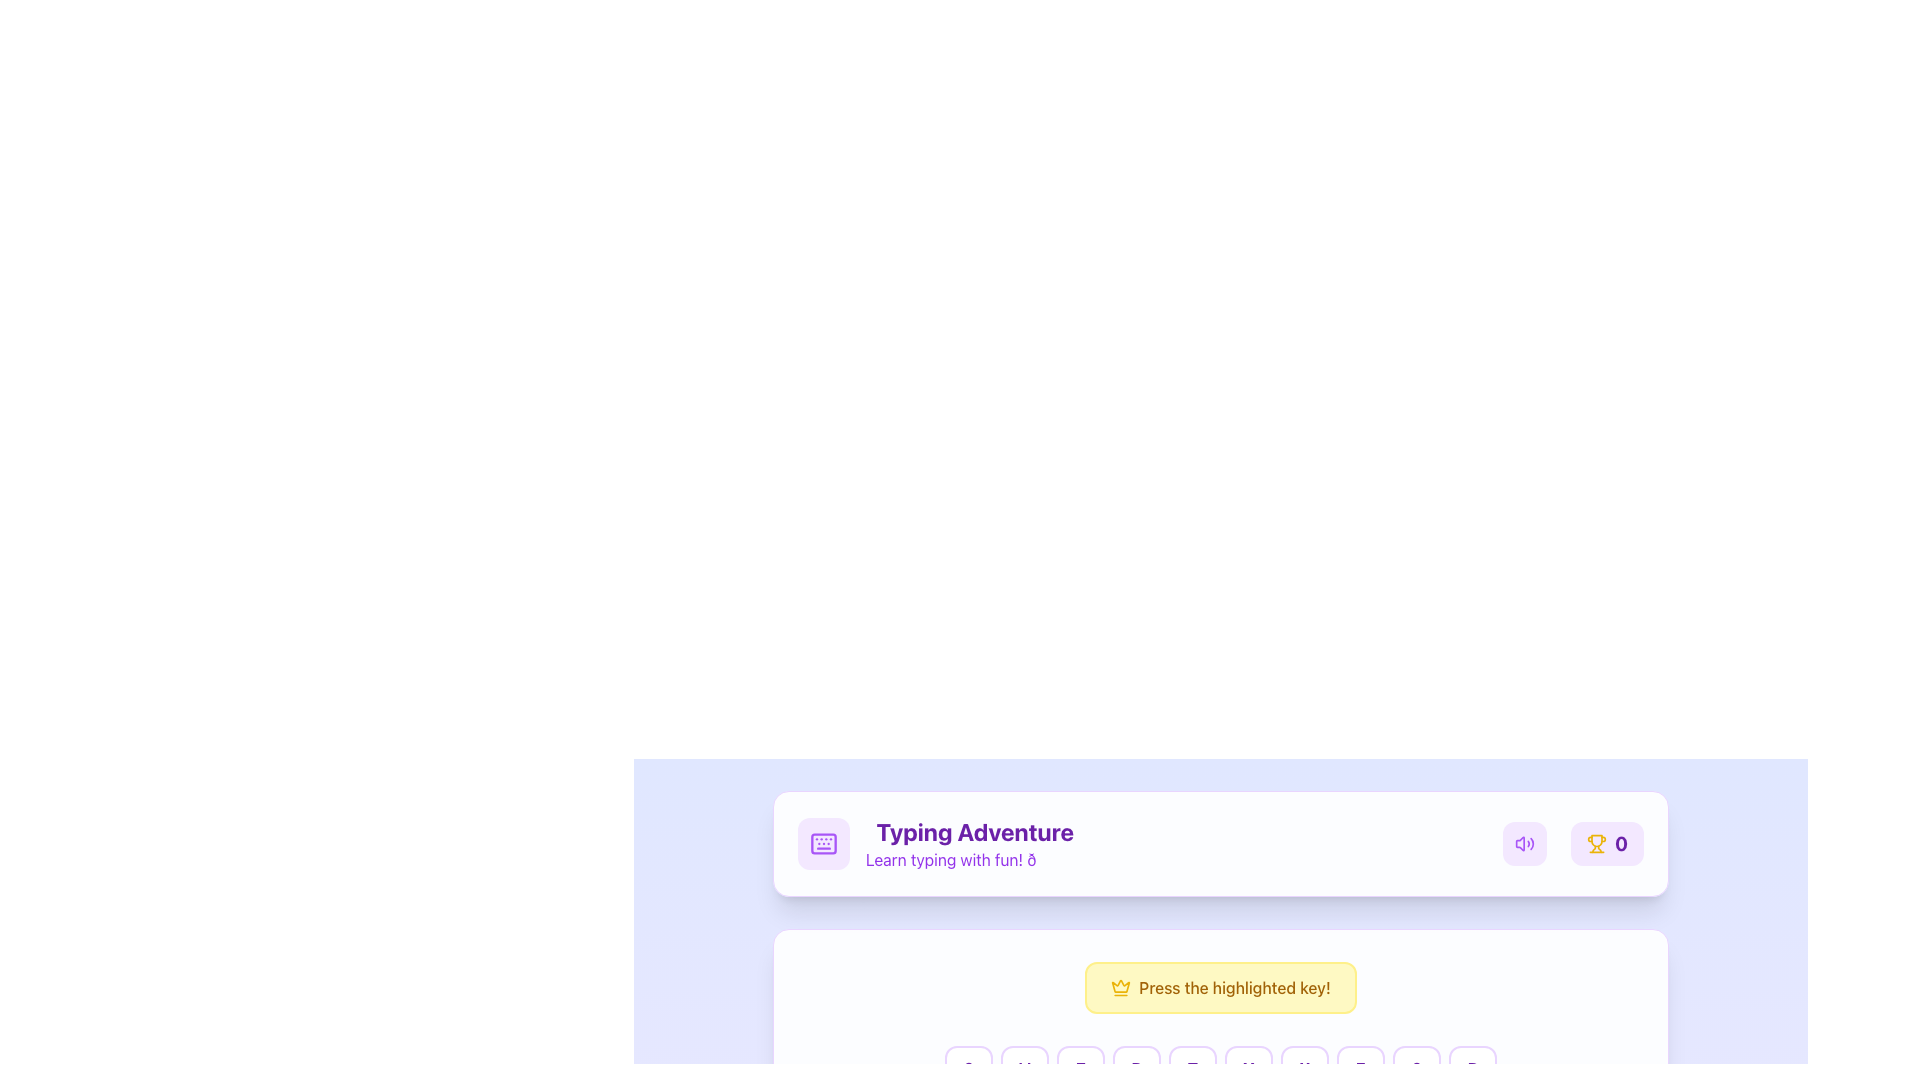  Describe the element at coordinates (1219, 986) in the screenshot. I see `the Instructional Message Box that guides the user to press a specific key, as indicated in the message` at that location.